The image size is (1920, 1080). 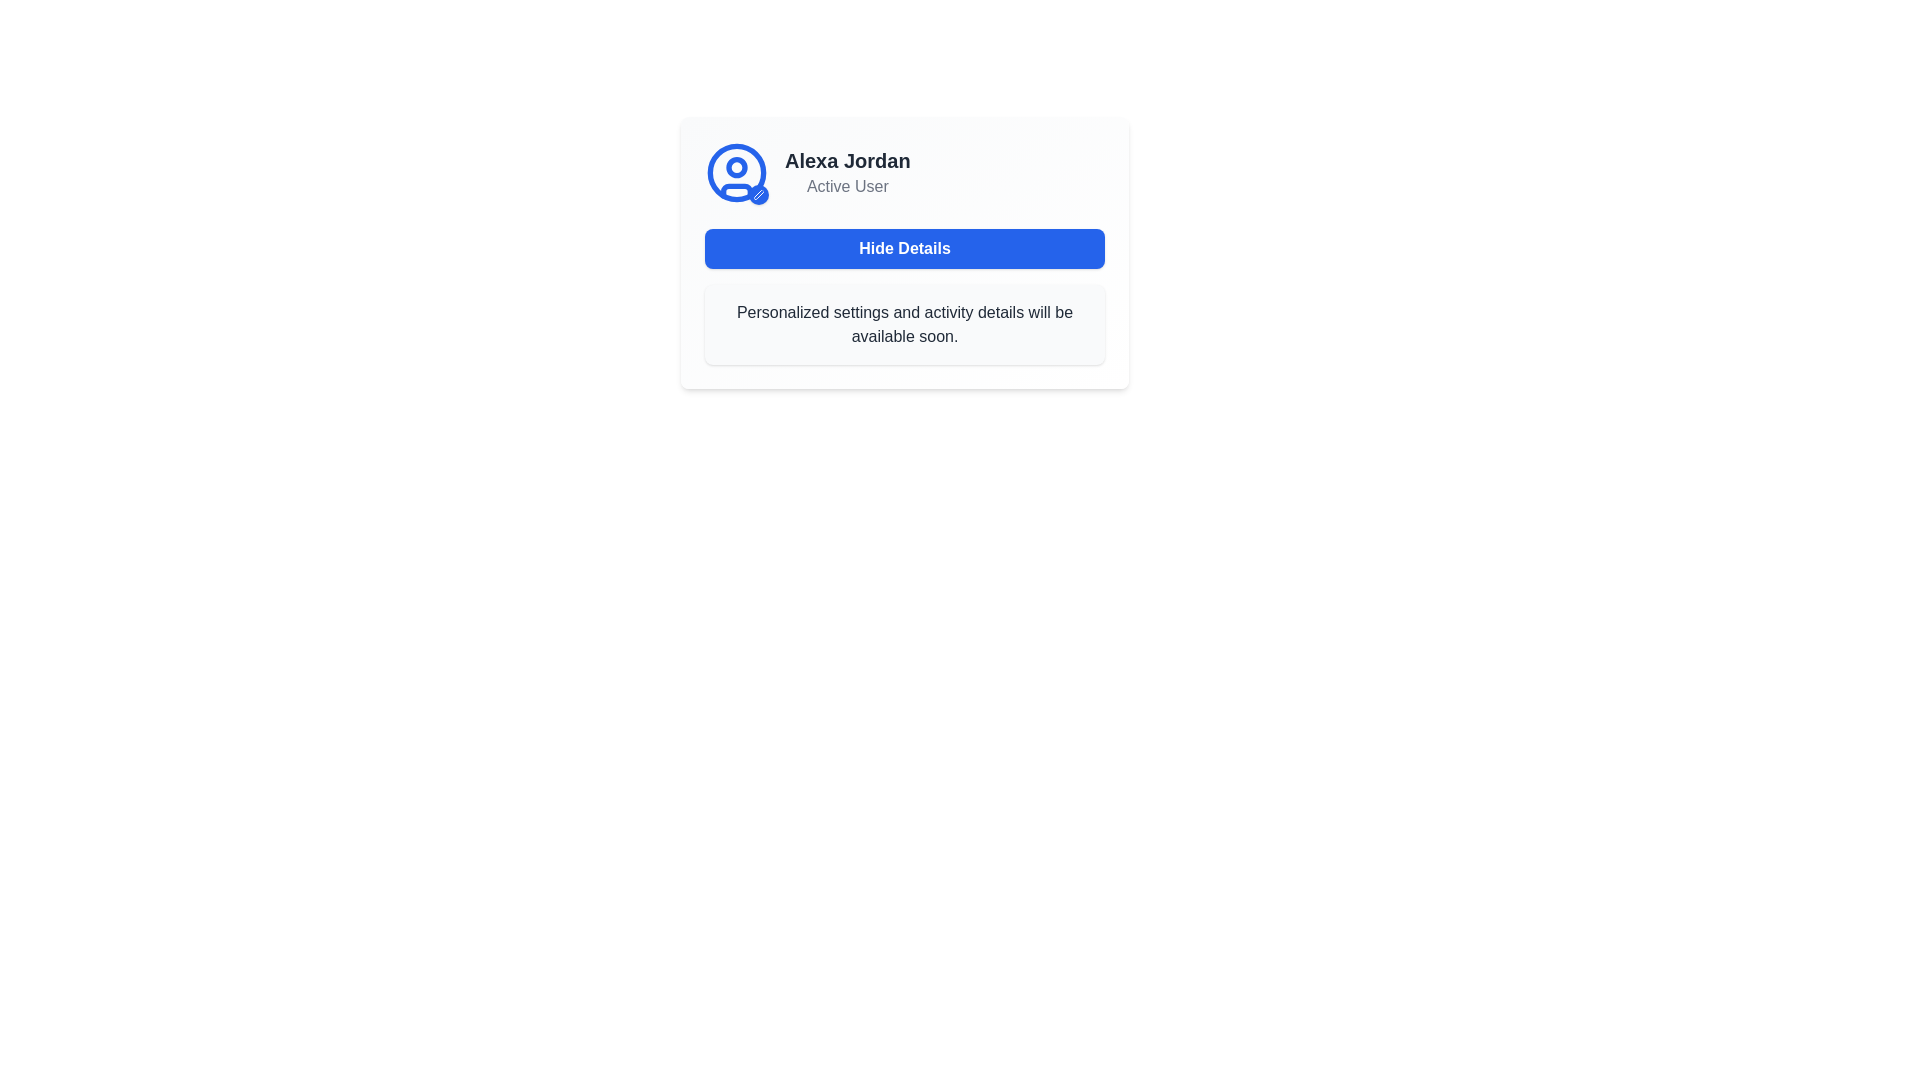 I want to click on the User Profile Icon with Edit Feature, which is a circular icon with a blue outline located to the left of the text 'Alexa Jordan' and 'Active User', to initiate an edit action, so click(x=736, y=172).